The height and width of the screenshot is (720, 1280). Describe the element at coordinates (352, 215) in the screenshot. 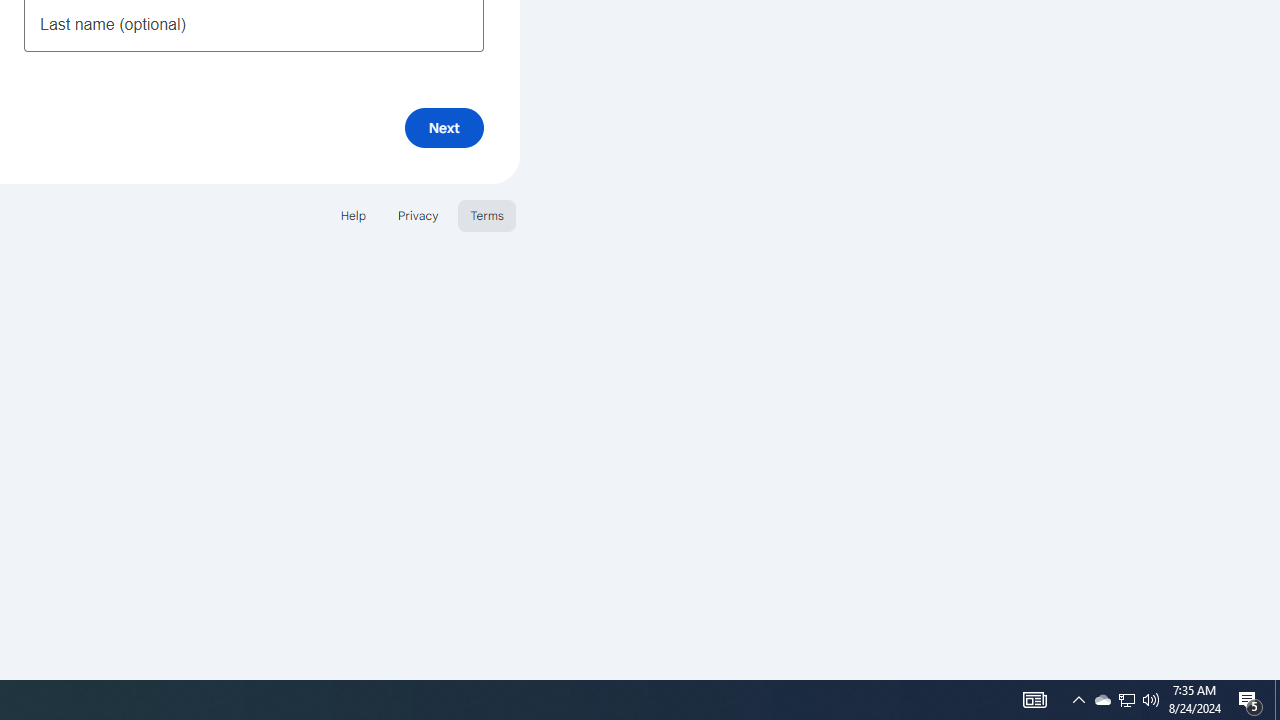

I see `'Help'` at that location.